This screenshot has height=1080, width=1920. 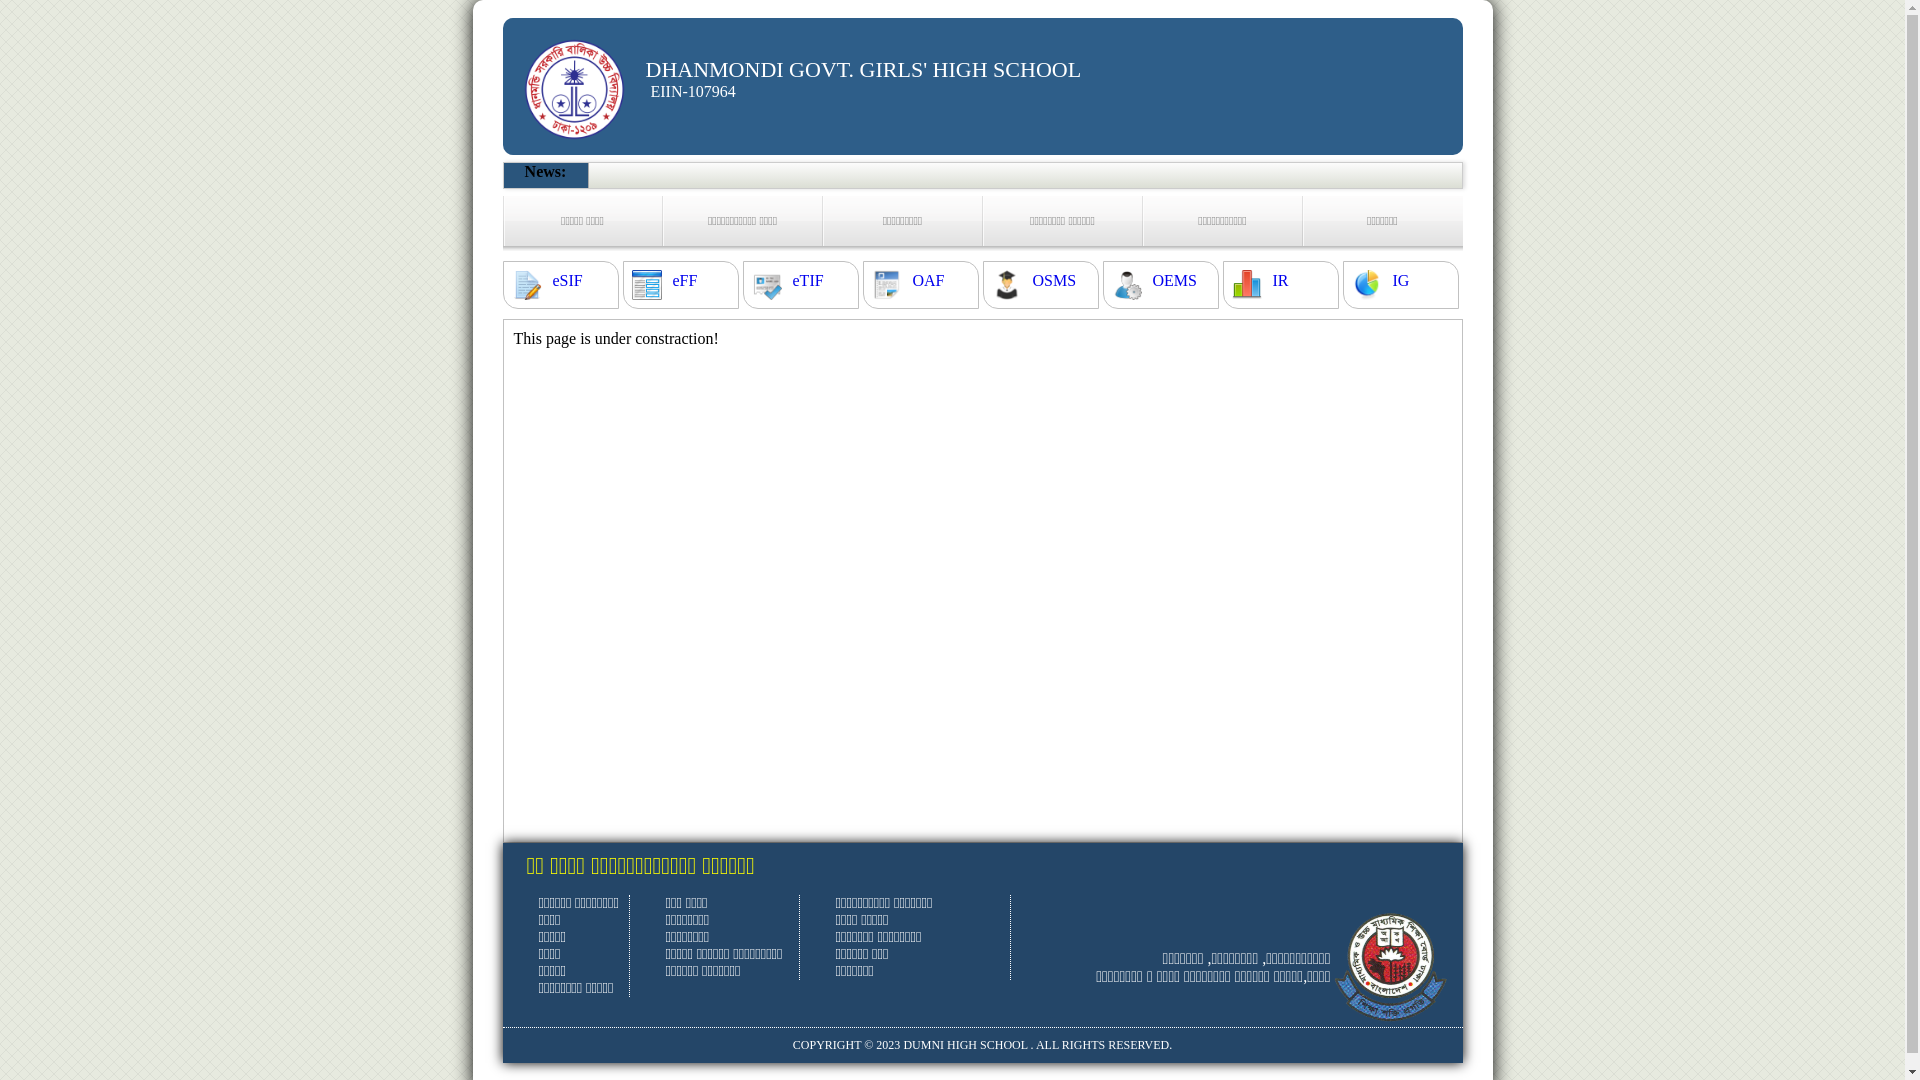 What do you see at coordinates (807, 281) in the screenshot?
I see `'eTIF'` at bounding box center [807, 281].